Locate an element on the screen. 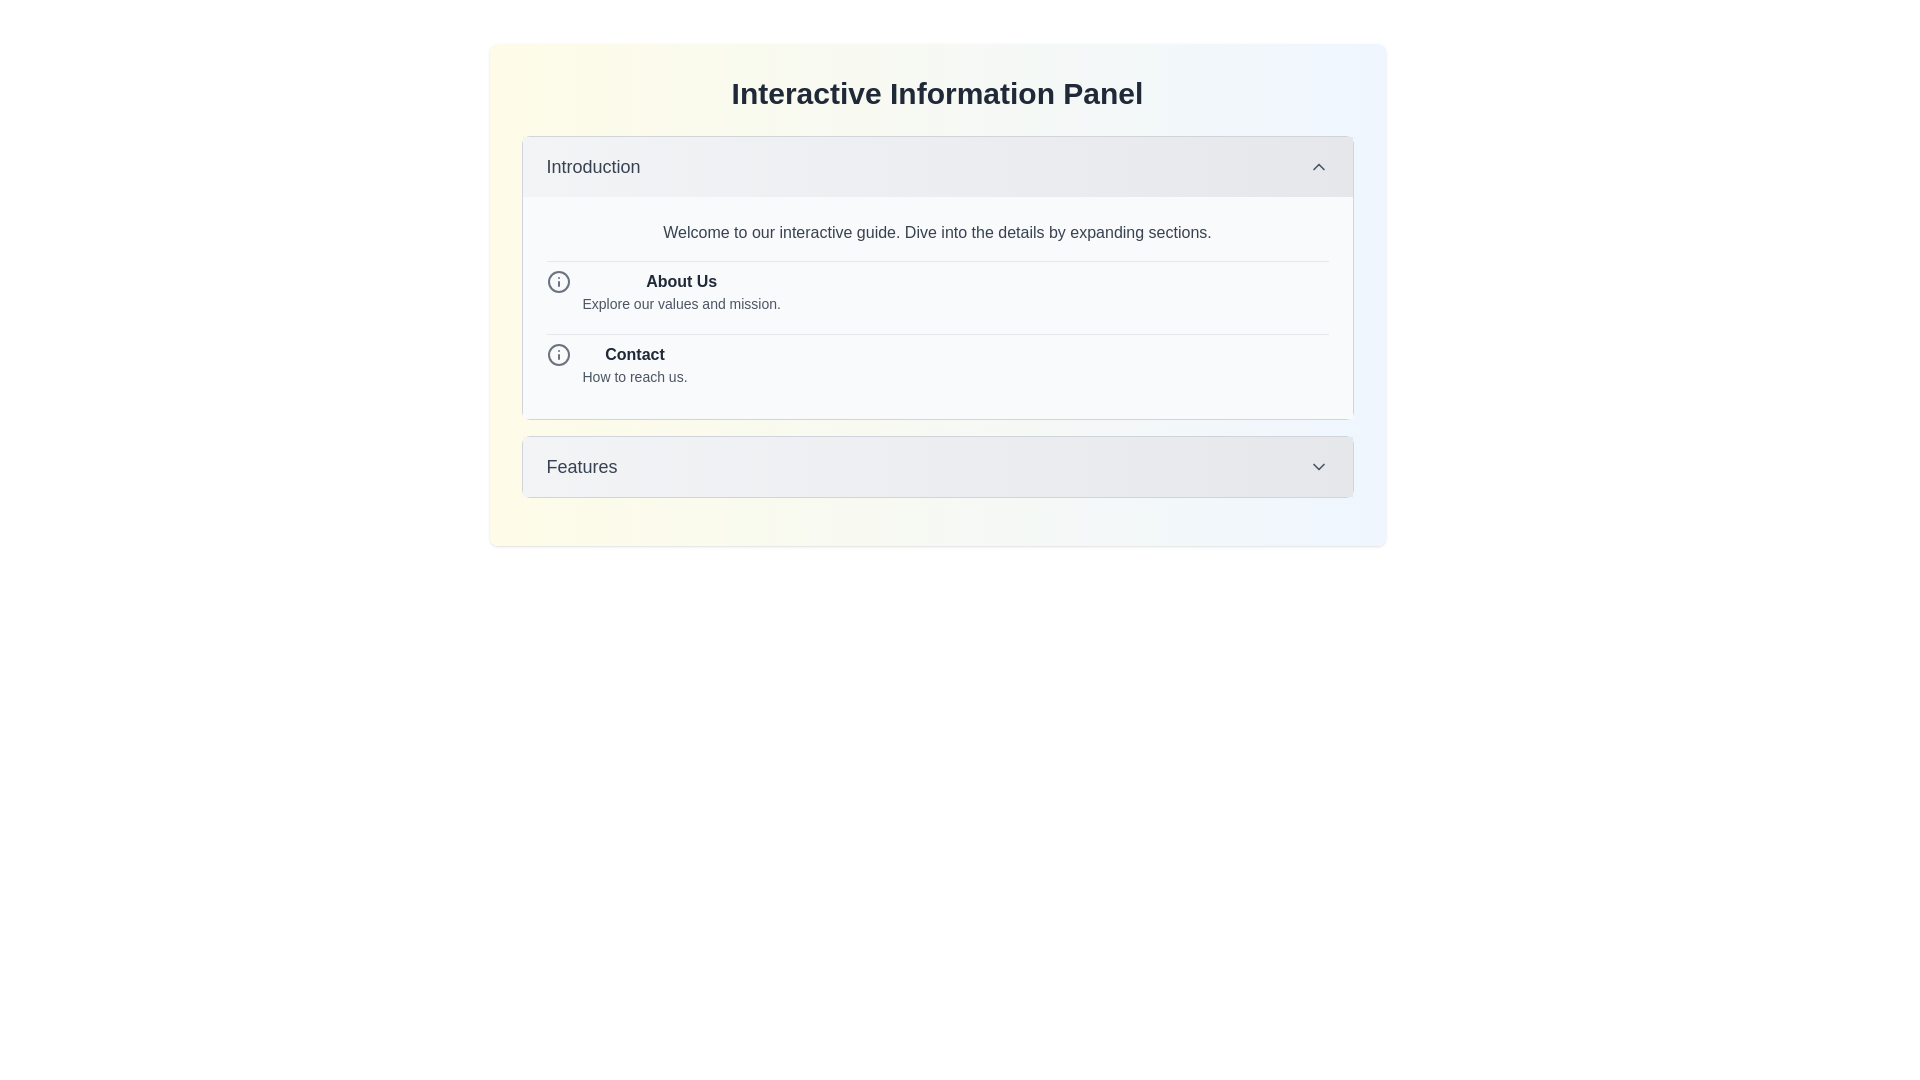 This screenshot has height=1080, width=1920. the section header for contacting the organization is located at coordinates (936, 364).